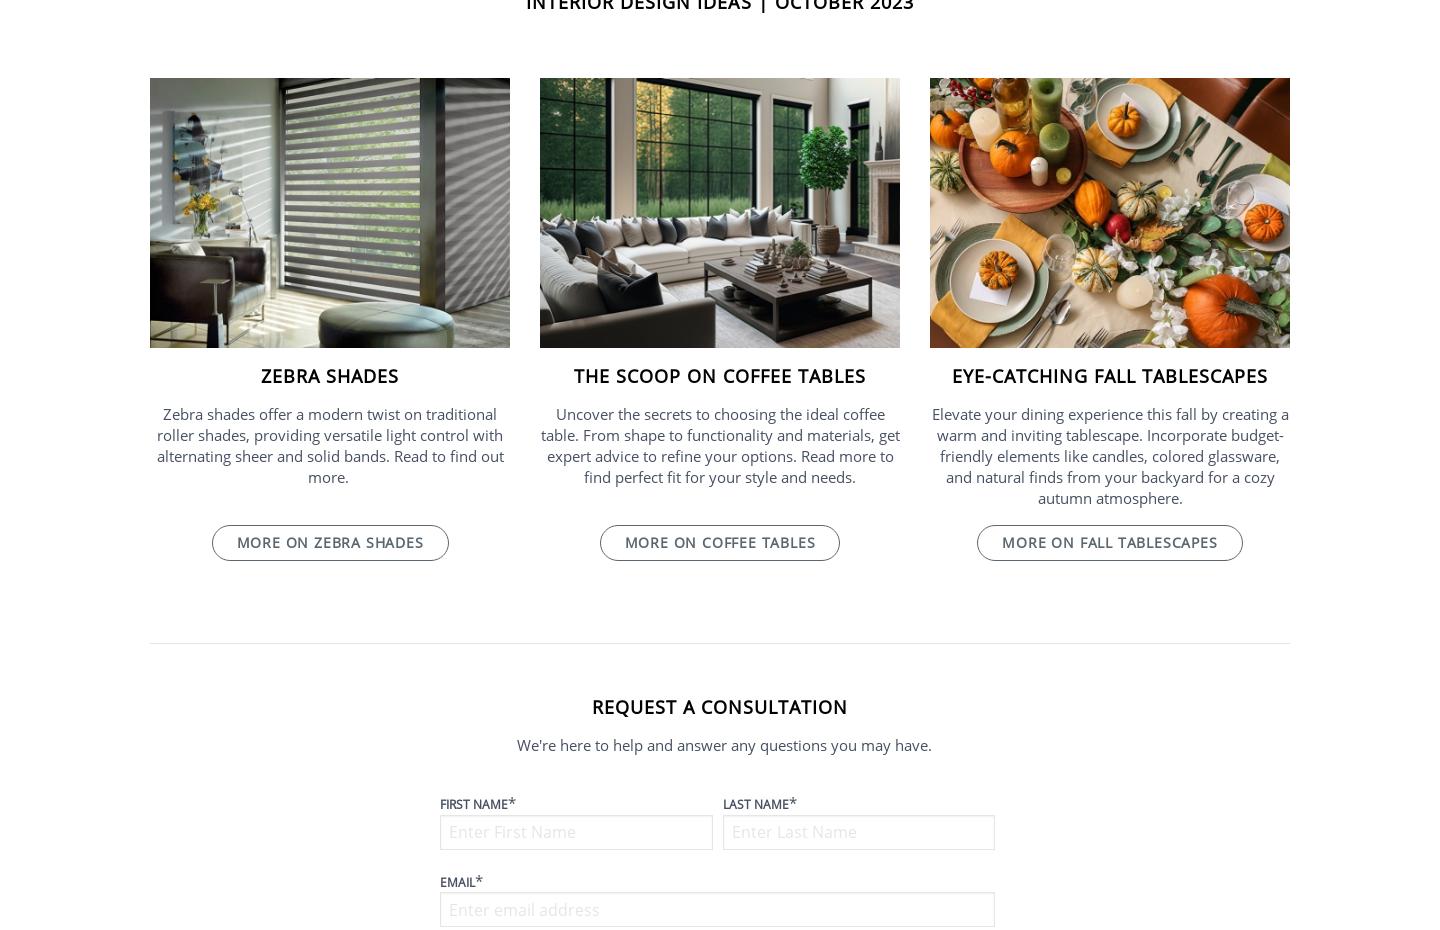  Describe the element at coordinates (474, 803) in the screenshot. I see `'First Name'` at that location.